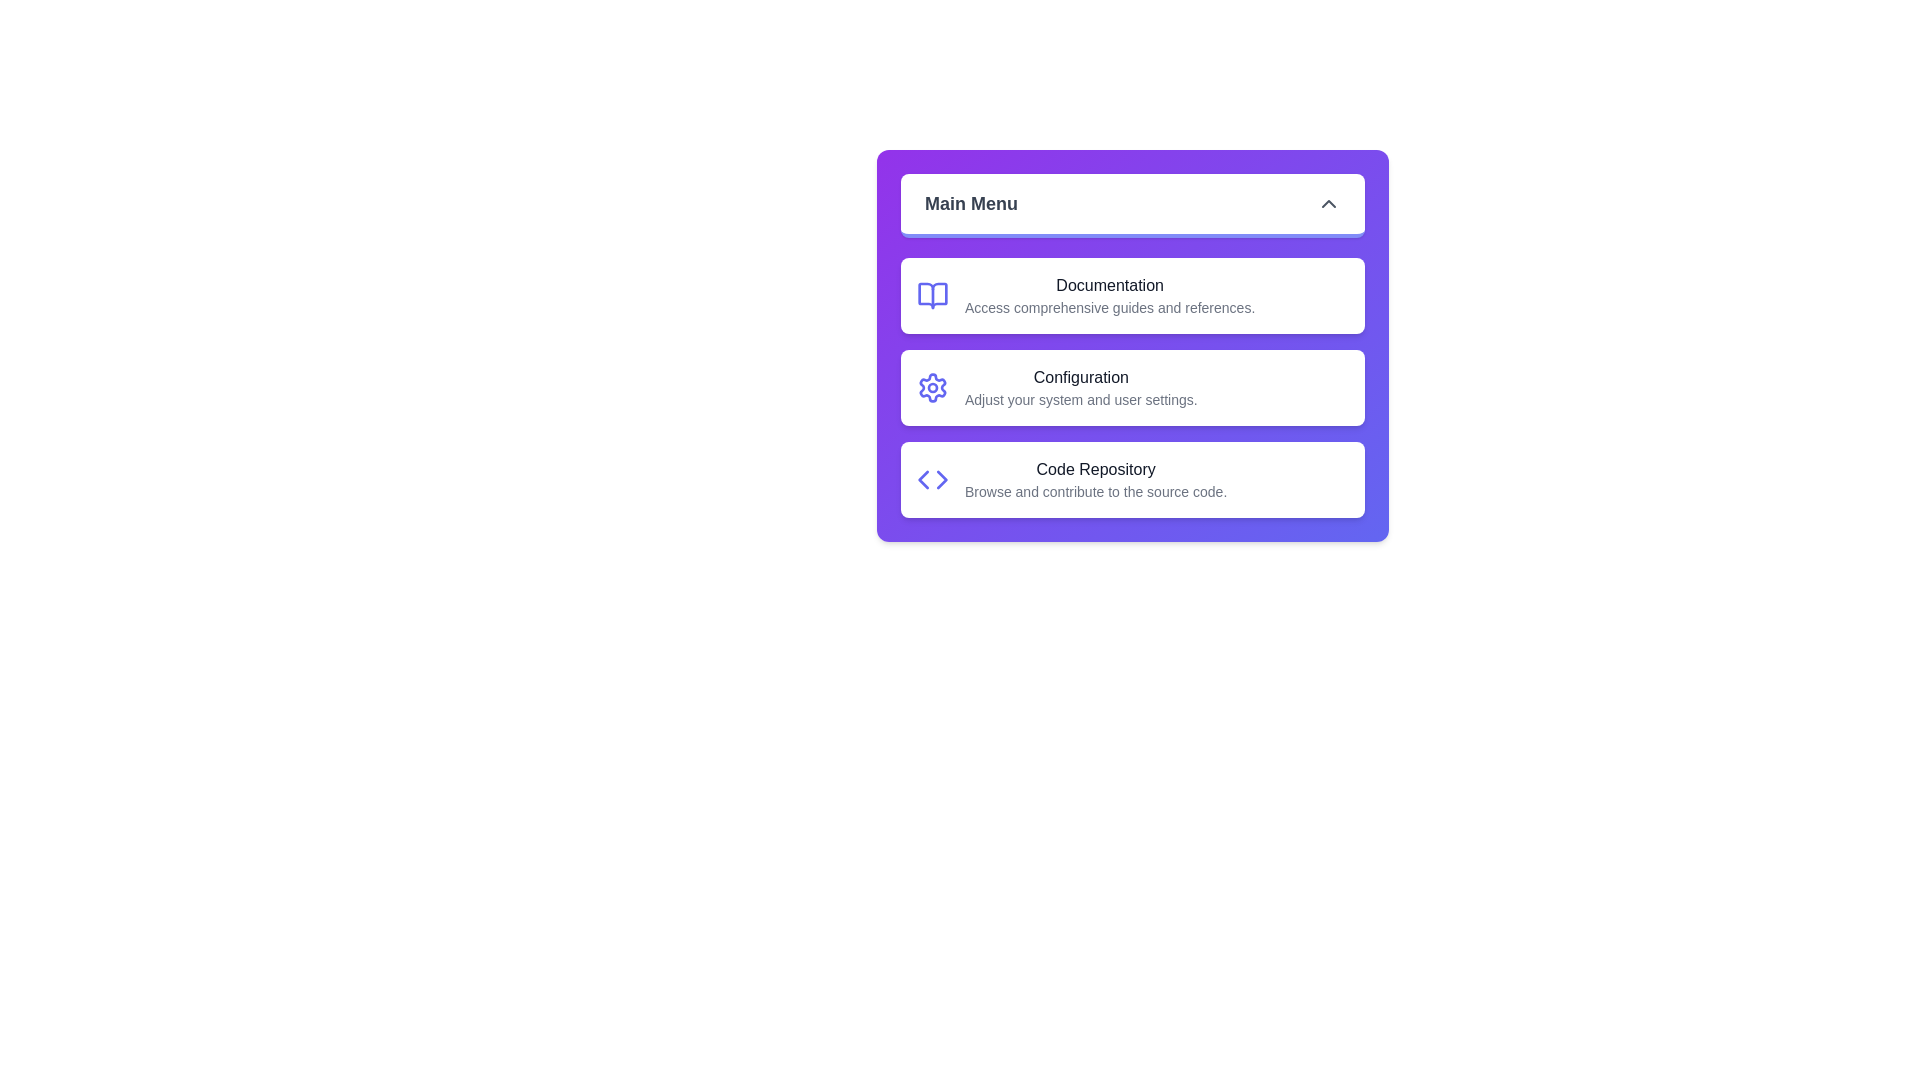 This screenshot has width=1920, height=1080. I want to click on the menu item Documentation from the list, so click(1132, 296).